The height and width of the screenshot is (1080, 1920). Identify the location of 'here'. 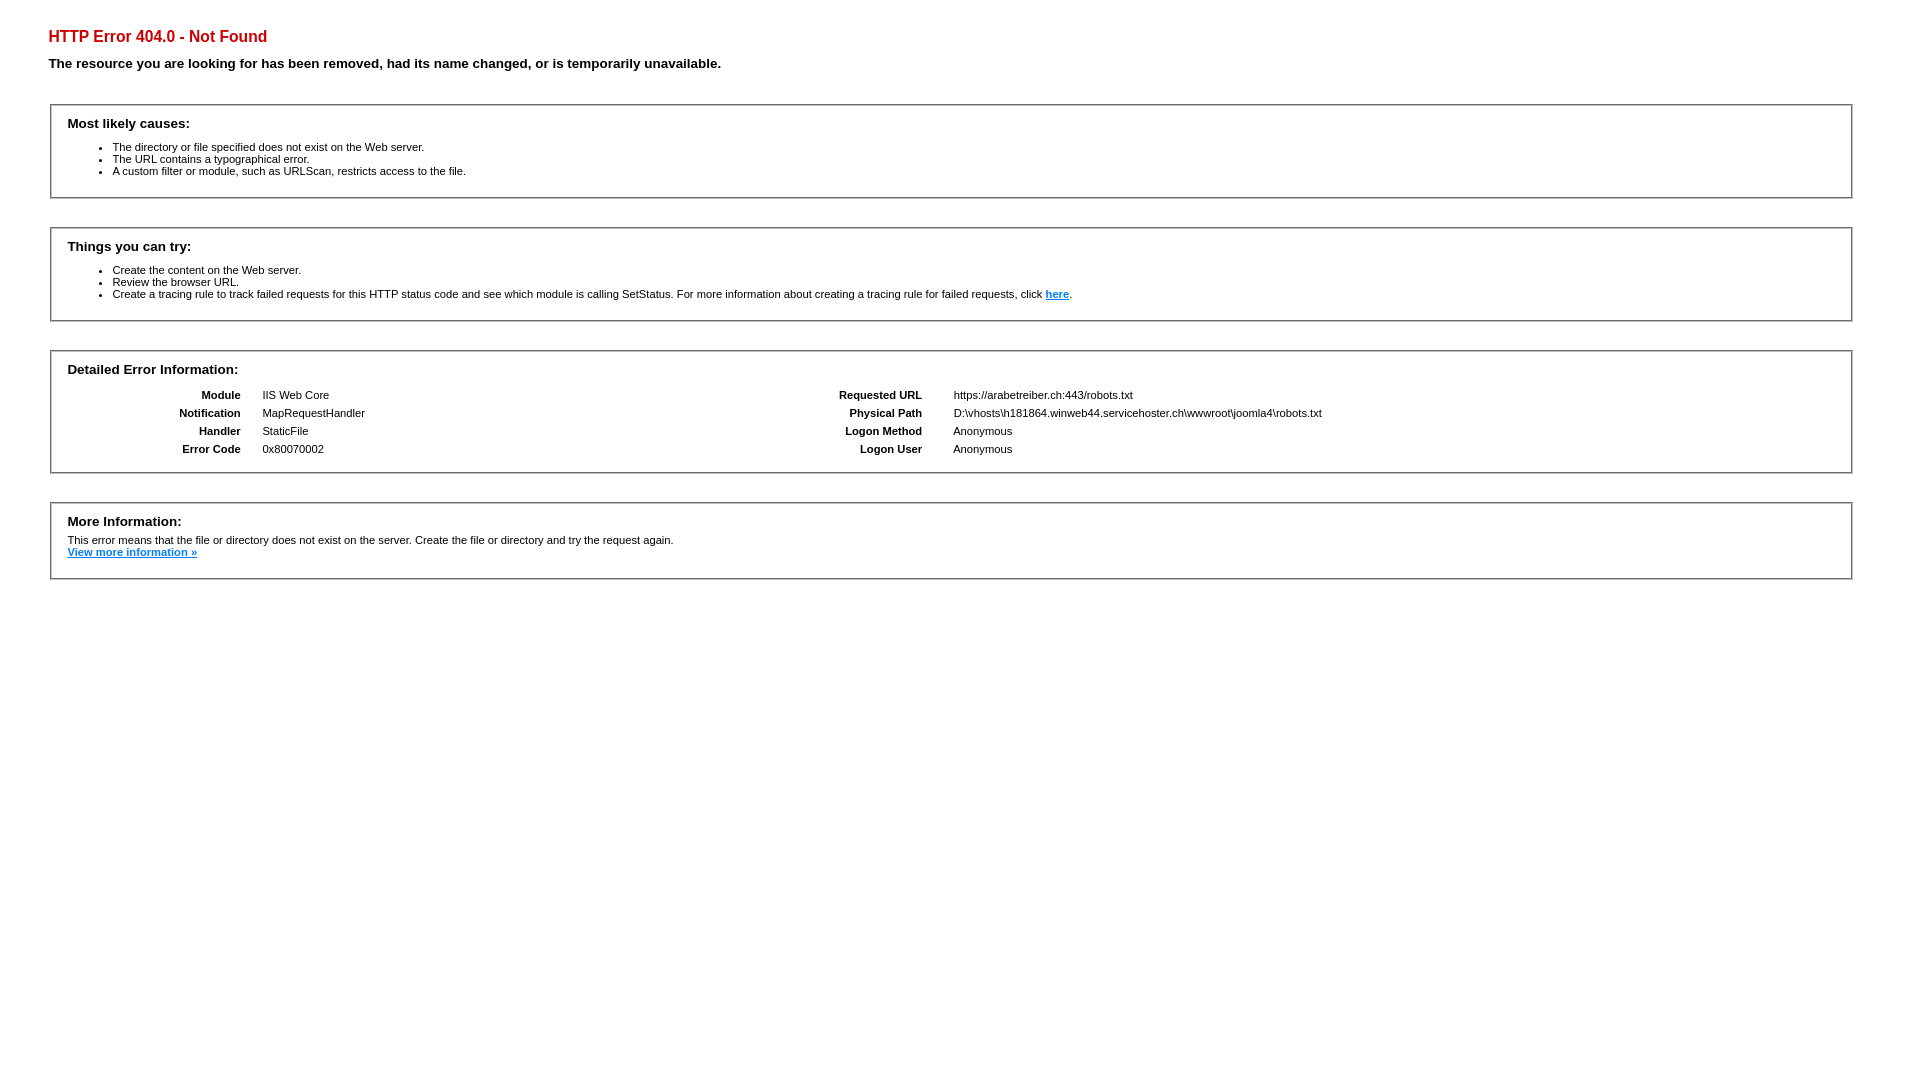
(1056, 293).